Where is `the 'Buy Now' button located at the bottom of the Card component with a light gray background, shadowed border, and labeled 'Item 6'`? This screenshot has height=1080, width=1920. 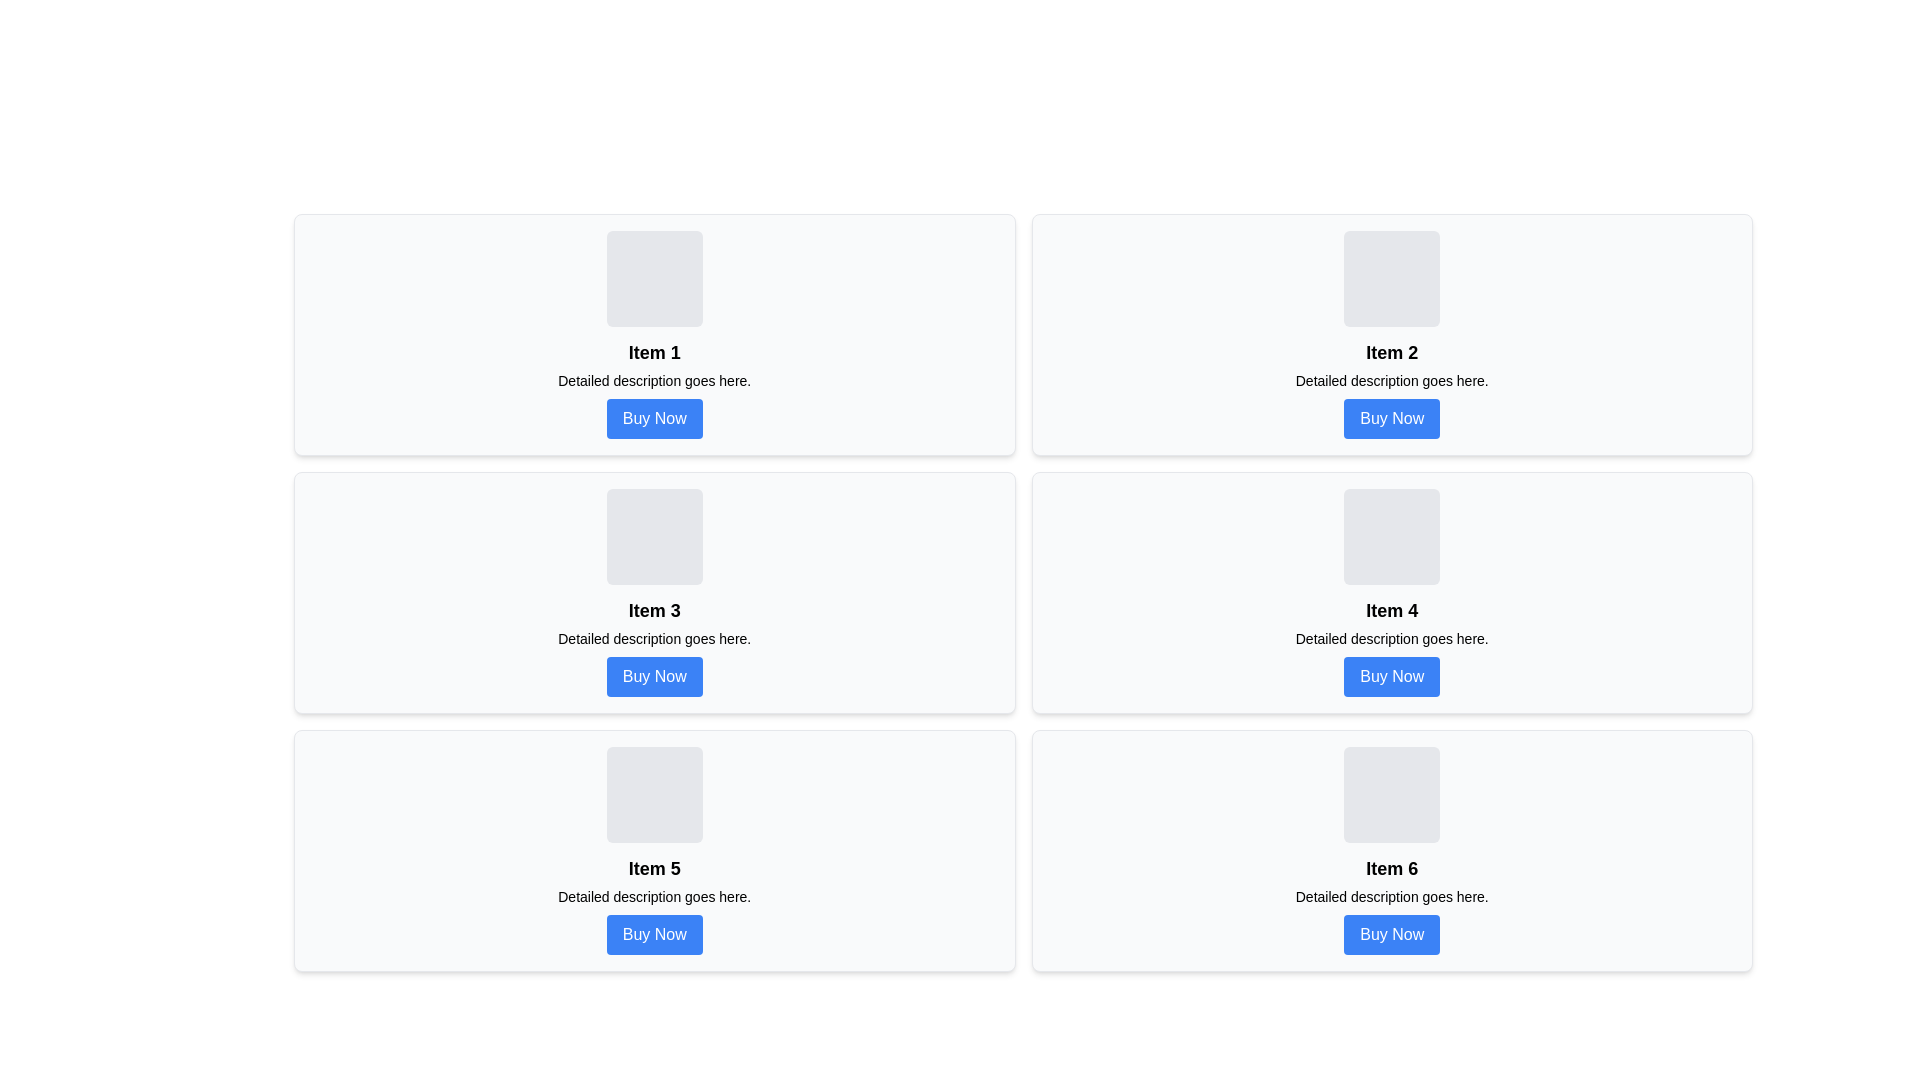
the 'Buy Now' button located at the bottom of the Card component with a light gray background, shadowed border, and labeled 'Item 6' is located at coordinates (1391, 851).